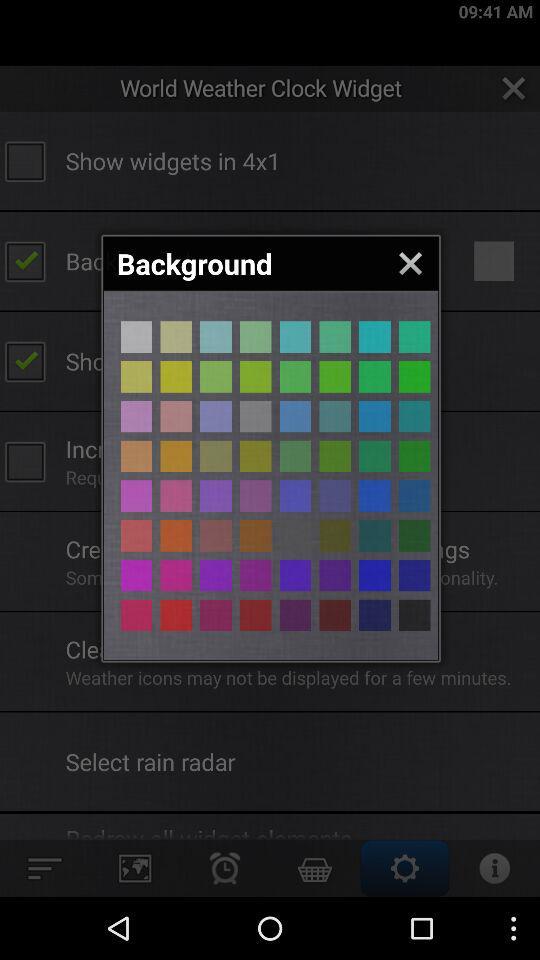  Describe the element at coordinates (335, 375) in the screenshot. I see `khaki background` at that location.